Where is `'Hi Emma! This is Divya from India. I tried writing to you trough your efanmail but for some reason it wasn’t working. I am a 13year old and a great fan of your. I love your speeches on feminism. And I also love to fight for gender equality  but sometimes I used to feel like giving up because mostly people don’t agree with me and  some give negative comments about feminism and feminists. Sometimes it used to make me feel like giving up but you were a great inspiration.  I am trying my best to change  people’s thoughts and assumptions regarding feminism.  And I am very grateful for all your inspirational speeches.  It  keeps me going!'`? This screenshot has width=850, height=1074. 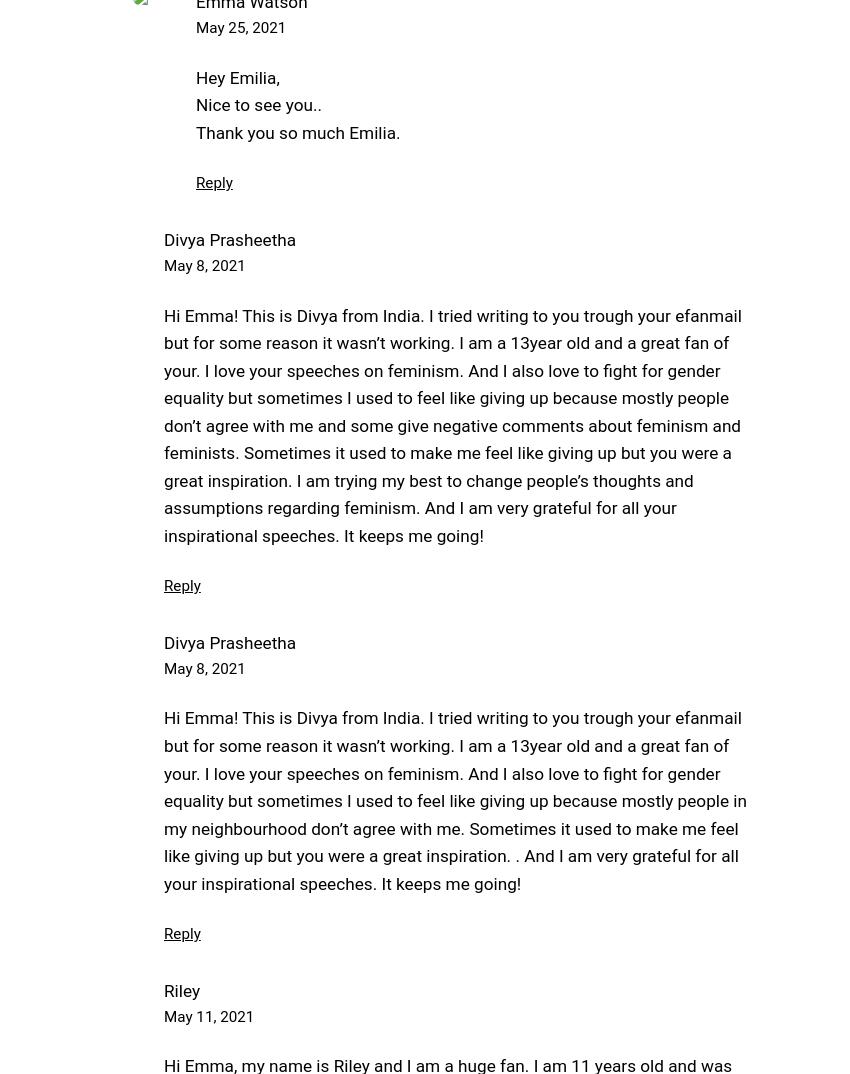
'Hi Emma! This is Divya from India. I tried writing to you trough your efanmail but for some reason it wasn’t working. I am a 13year old and a great fan of your. I love your speeches on feminism. And I also love to fight for gender equality  but sometimes I used to feel like giving up because mostly people don’t agree with me and  some give negative comments about feminism and feminists. Sometimes it used to make me feel like giving up but you were a great inspiration.  I am trying my best to change  people’s thoughts and assumptions regarding feminism.  And I am very grateful for all your inspirational speeches.  It  keeps me going!' is located at coordinates (451, 424).